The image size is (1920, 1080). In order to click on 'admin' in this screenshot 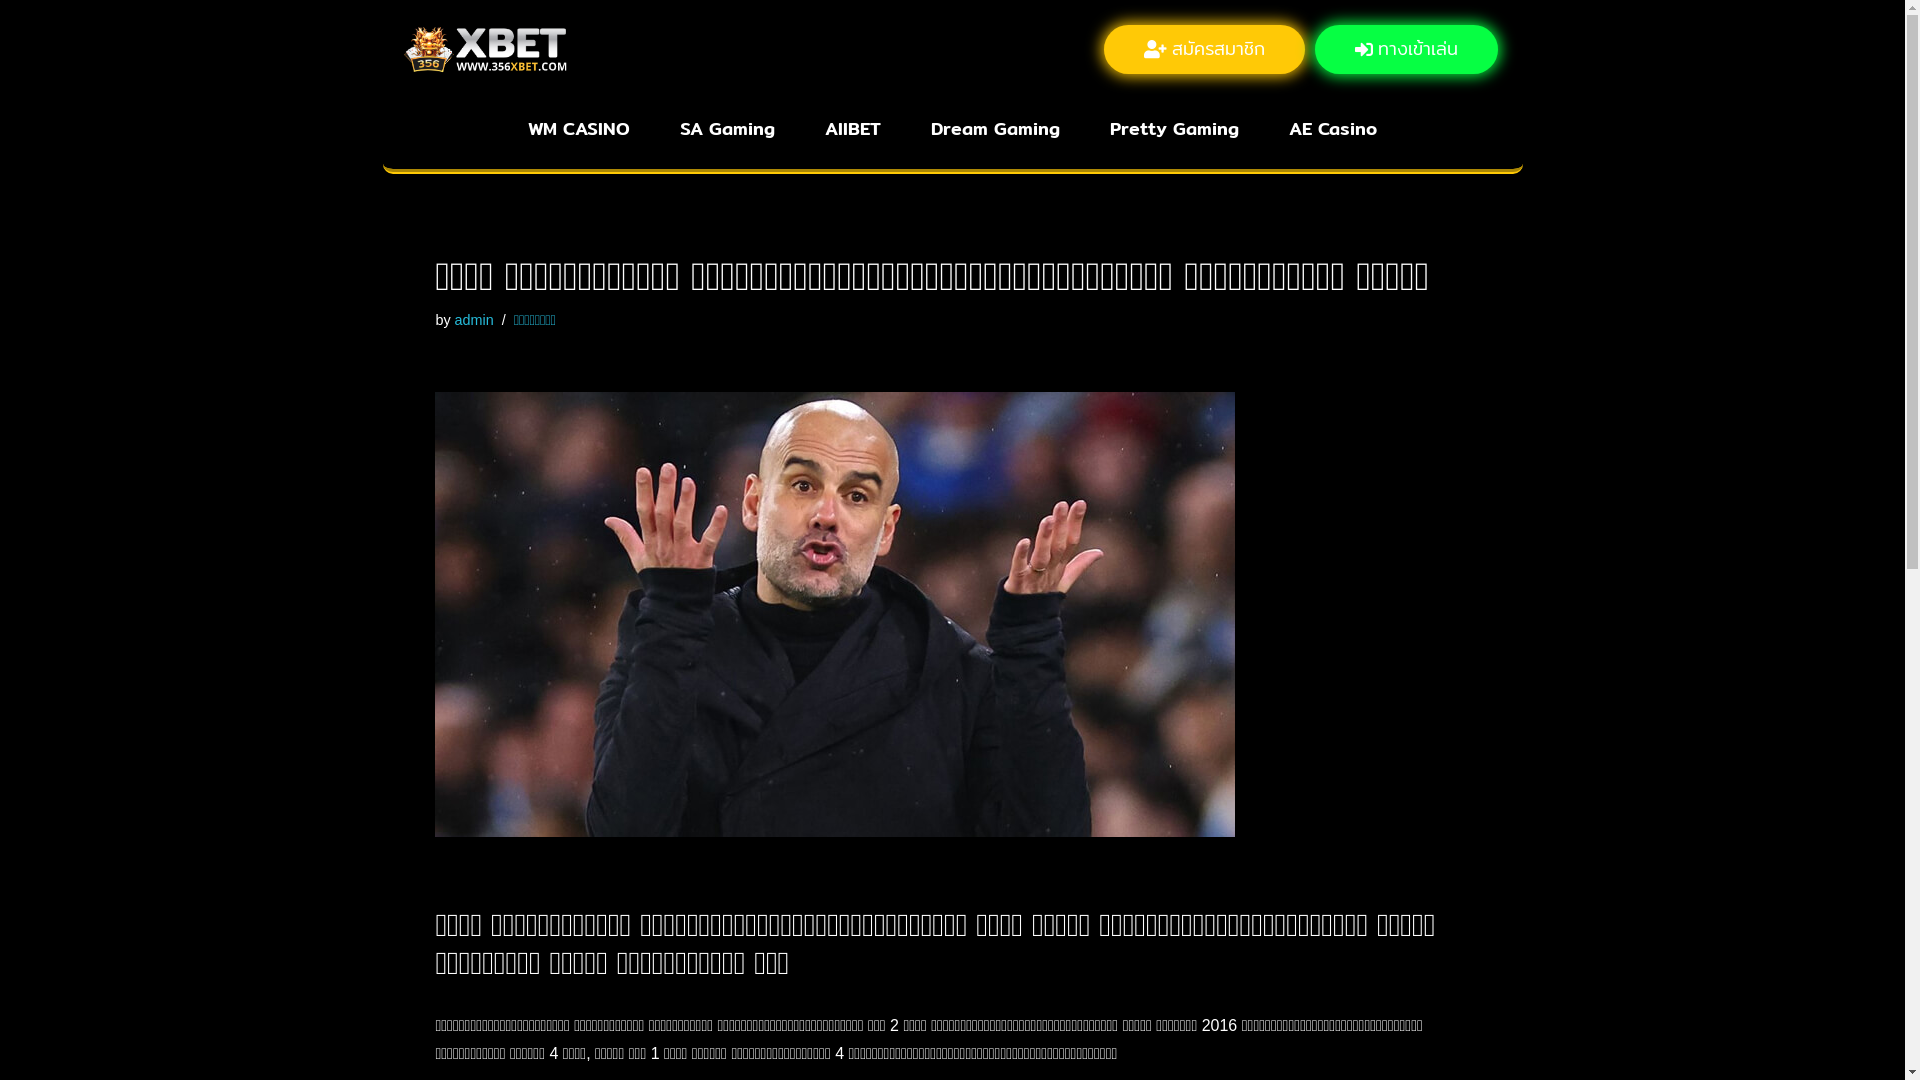, I will do `click(473, 319)`.